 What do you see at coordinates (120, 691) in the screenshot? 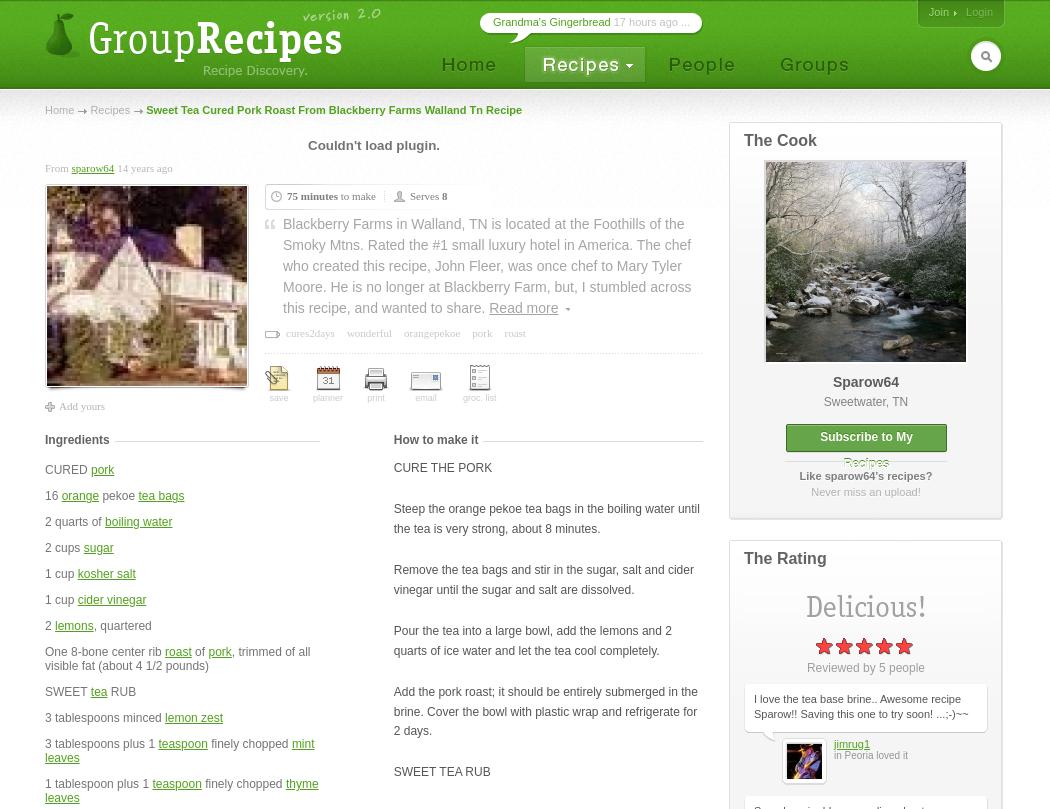
I see `'RUB'` at bounding box center [120, 691].